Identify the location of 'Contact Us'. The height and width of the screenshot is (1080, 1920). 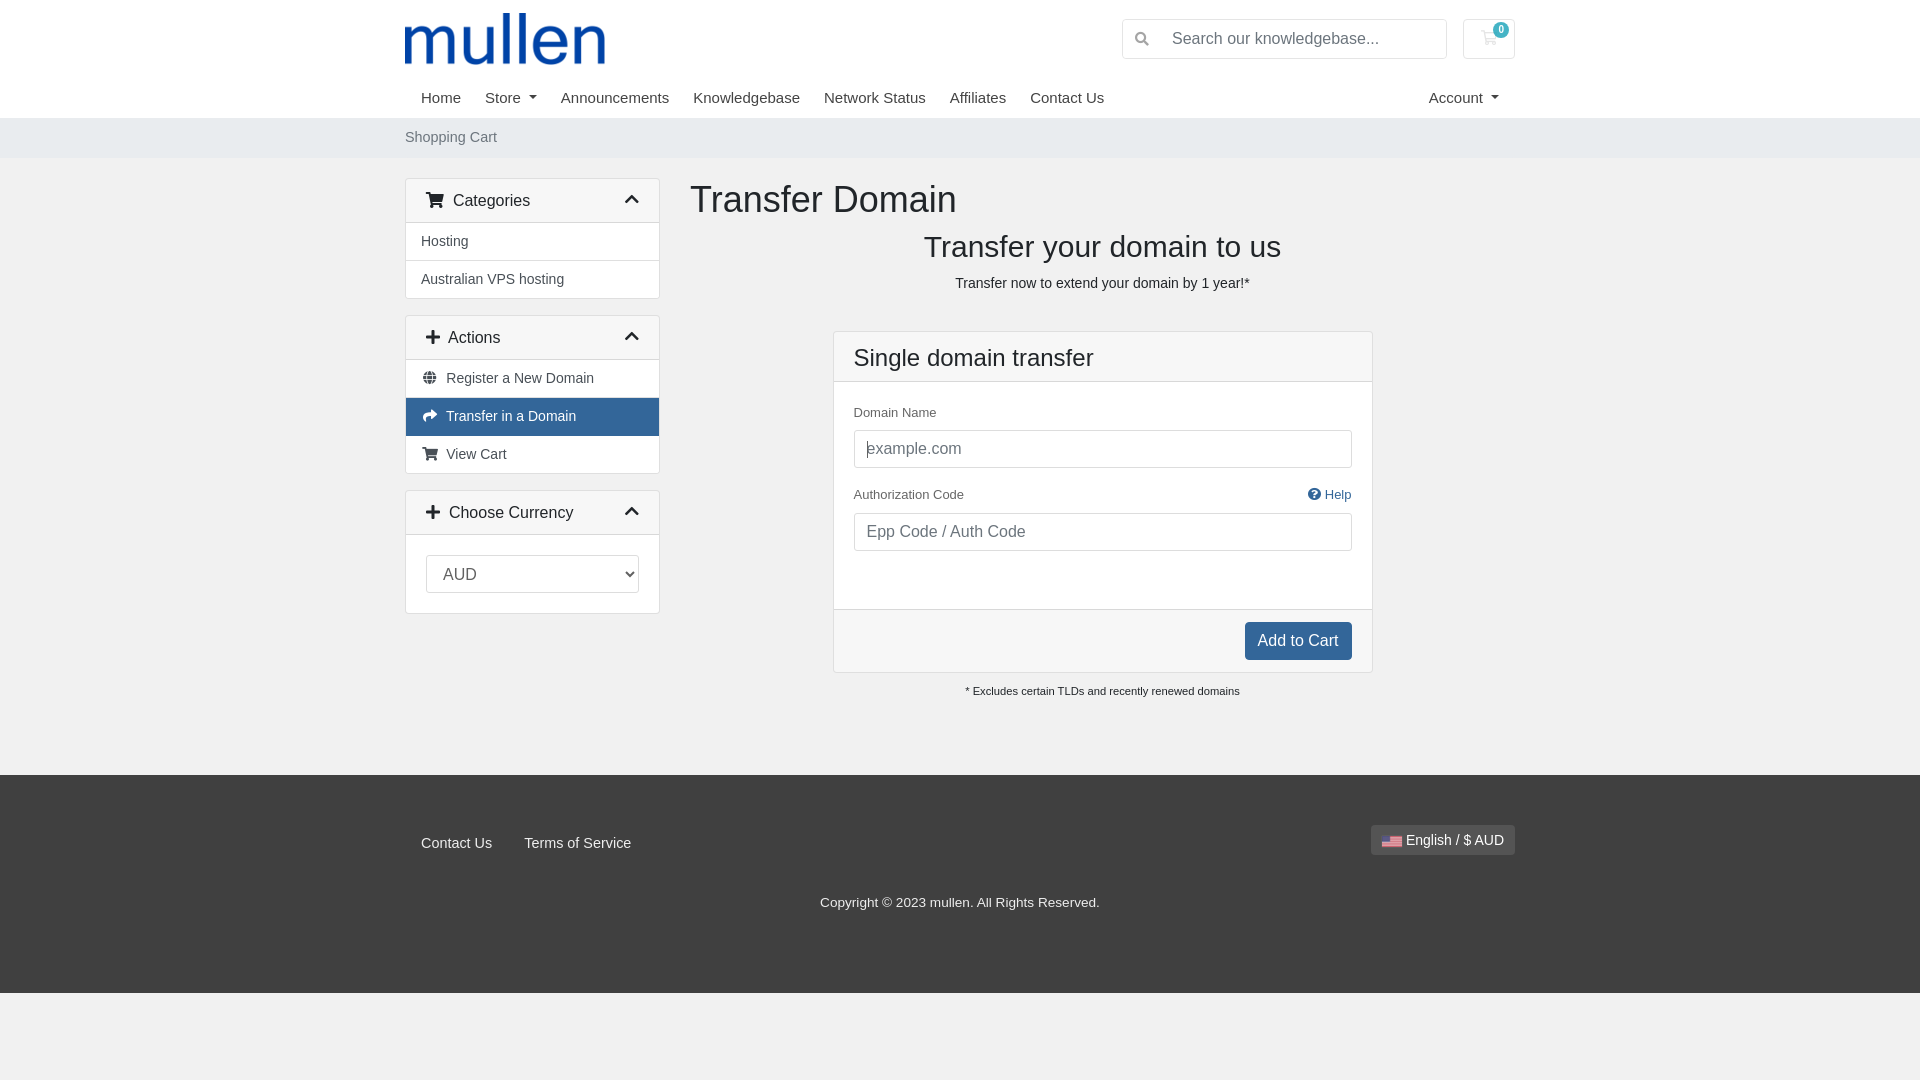
(455, 844).